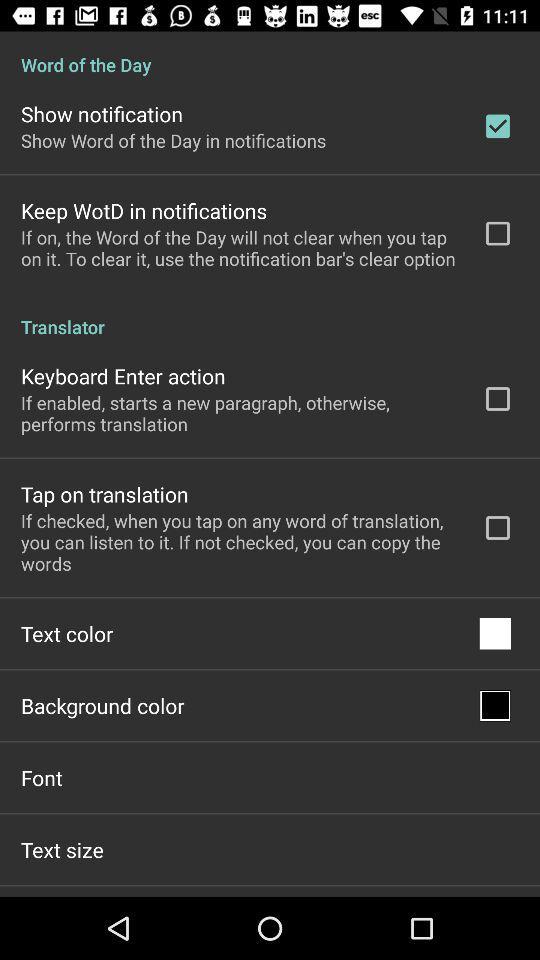  Describe the element at coordinates (67, 632) in the screenshot. I see `text color` at that location.